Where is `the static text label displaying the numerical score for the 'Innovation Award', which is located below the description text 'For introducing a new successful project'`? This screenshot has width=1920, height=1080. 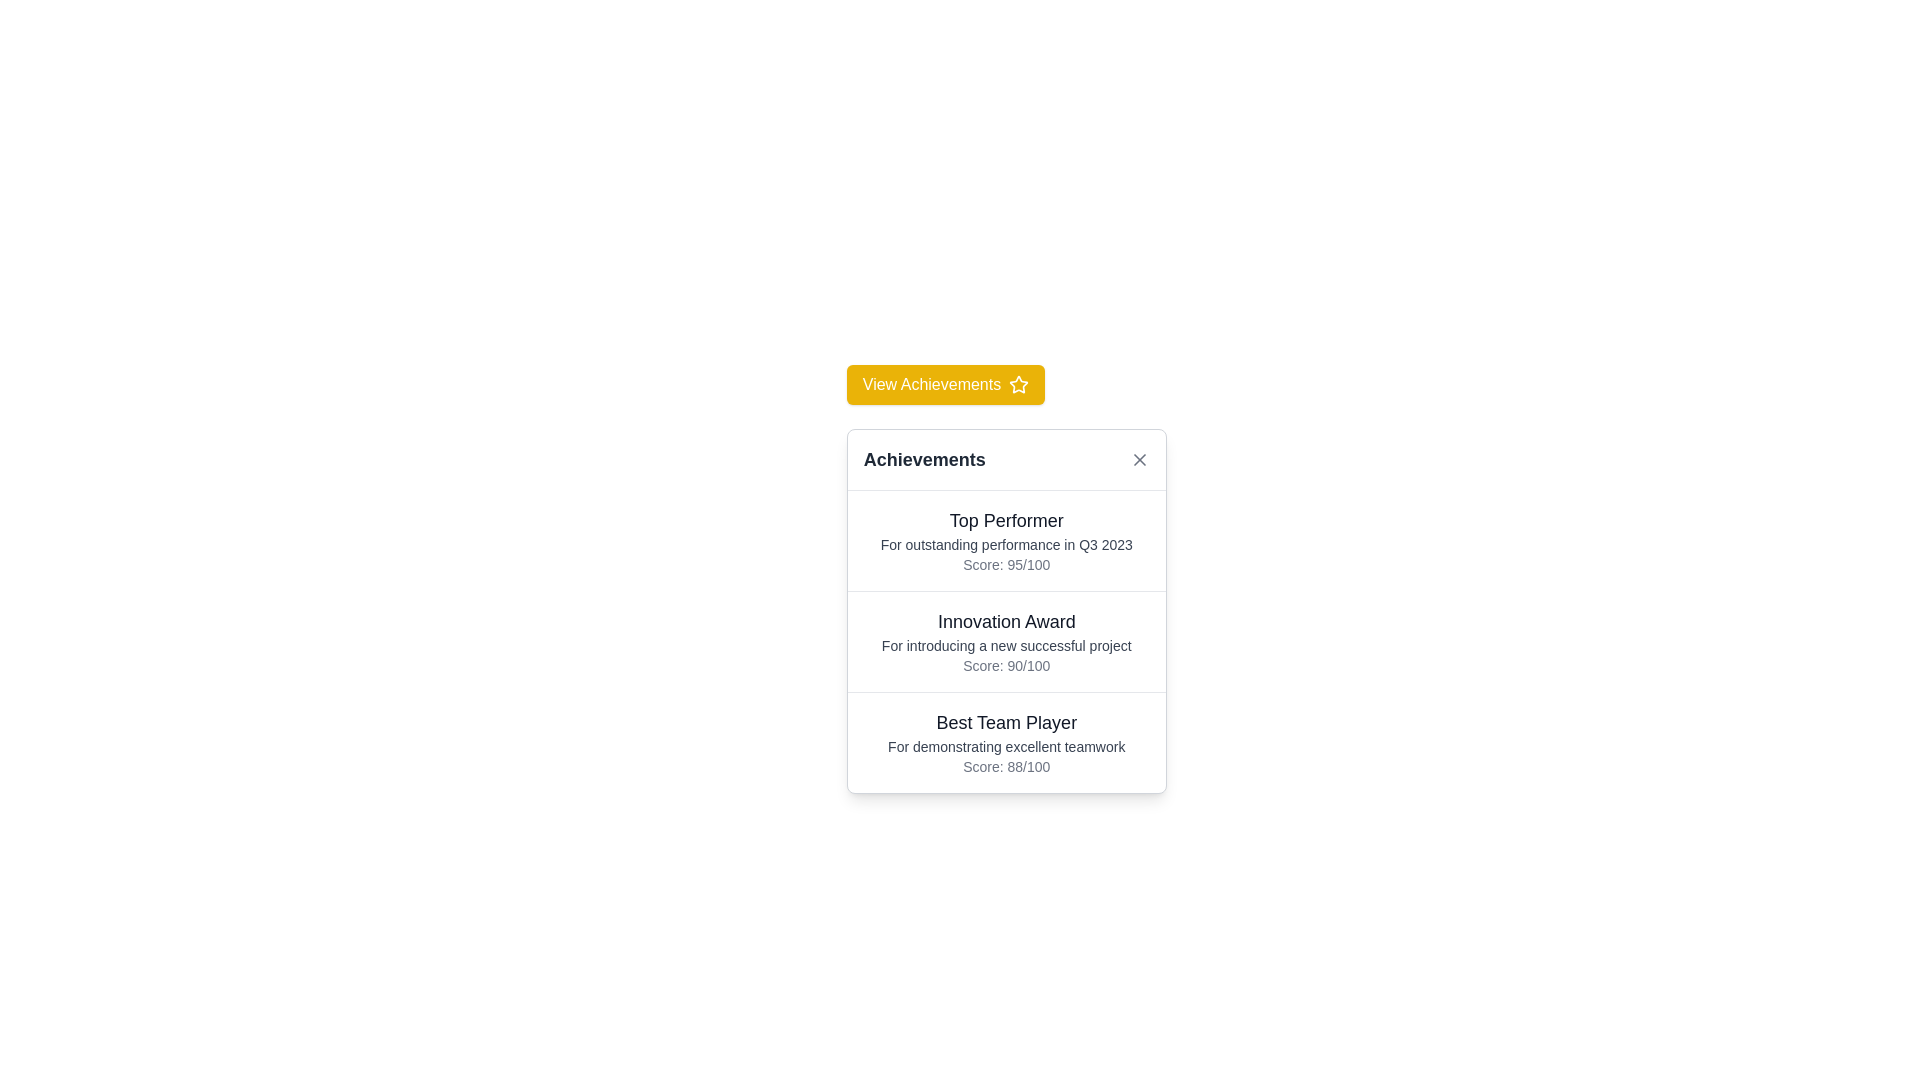
the static text label displaying the numerical score for the 'Innovation Award', which is located below the description text 'For introducing a new successful project' is located at coordinates (1006, 666).